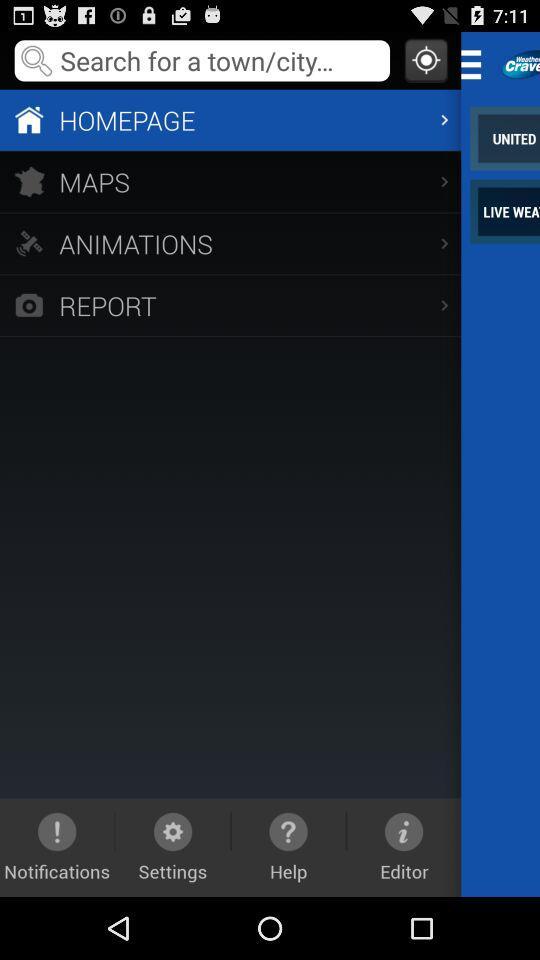 The image size is (540, 960). Describe the element at coordinates (476, 68) in the screenshot. I see `the menu icon` at that location.